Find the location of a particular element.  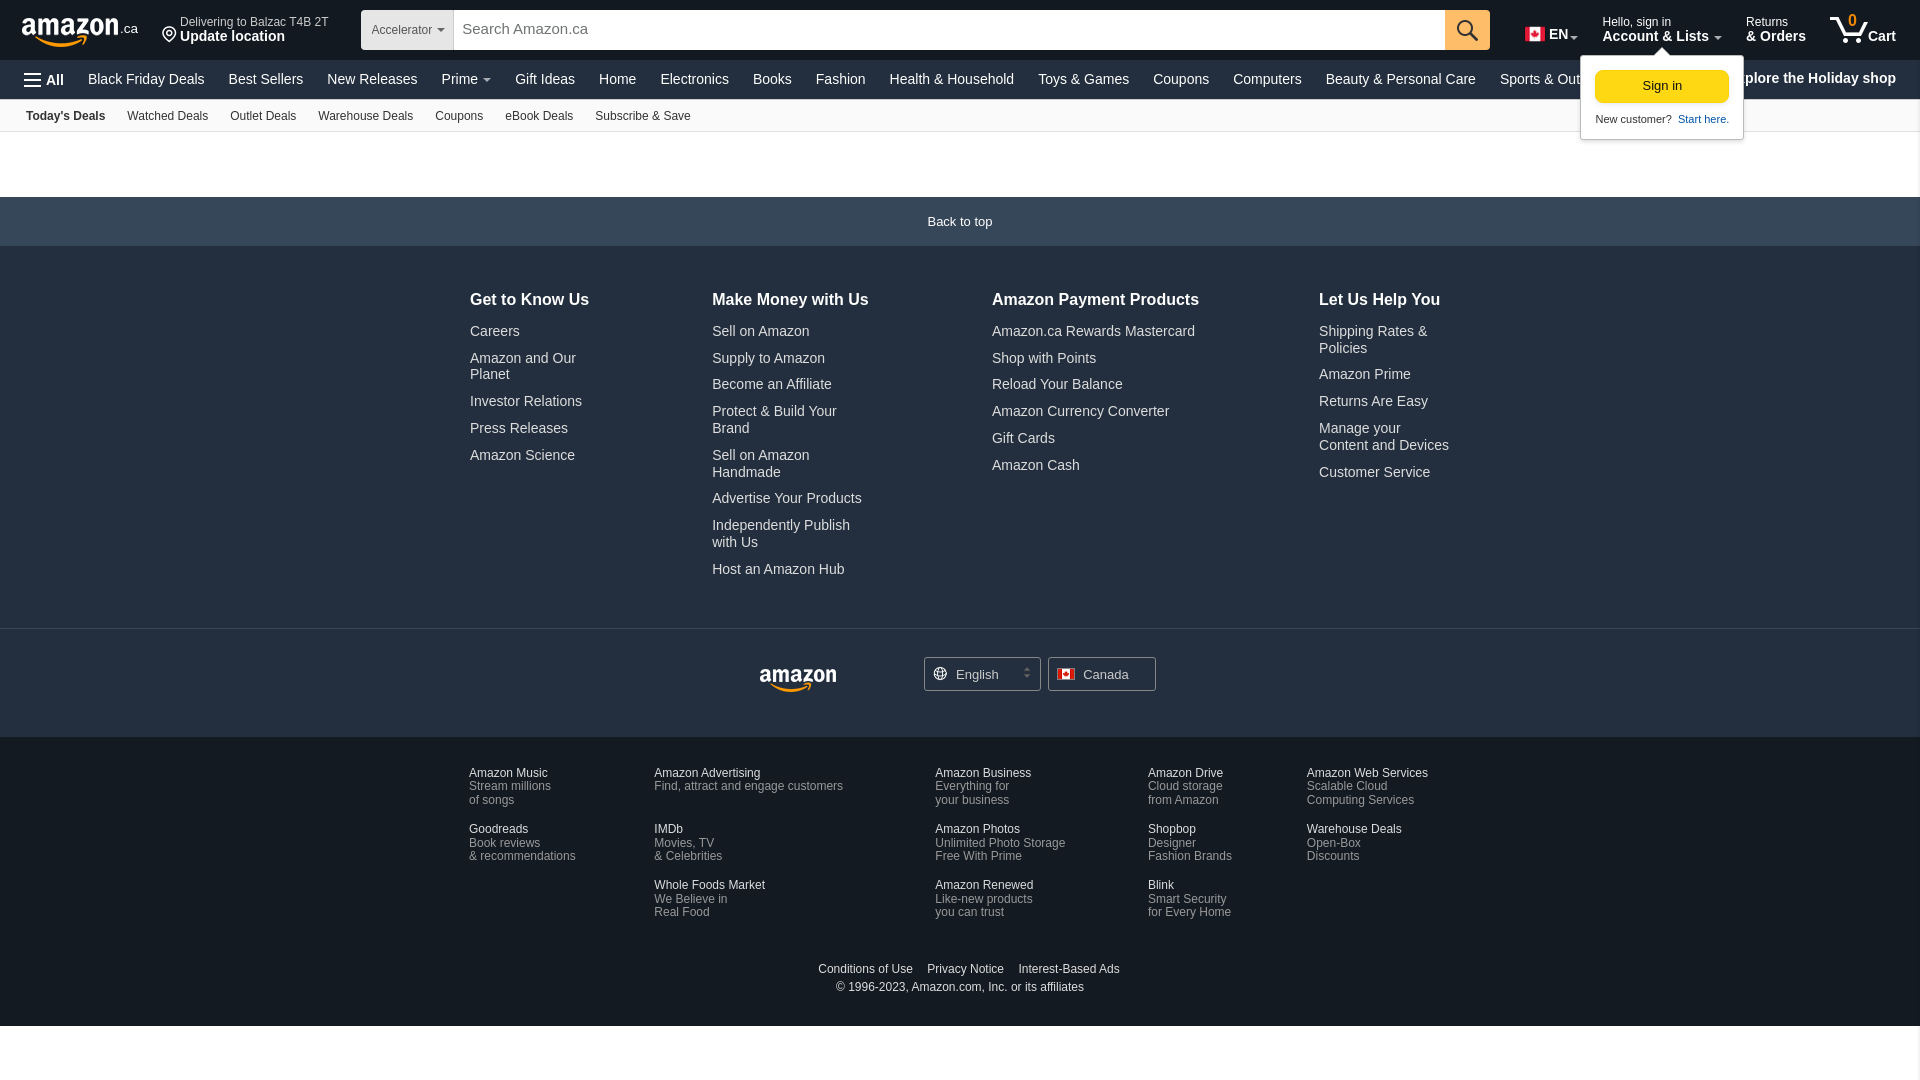

'Shipping Rates & Policies' is located at coordinates (1371, 338).